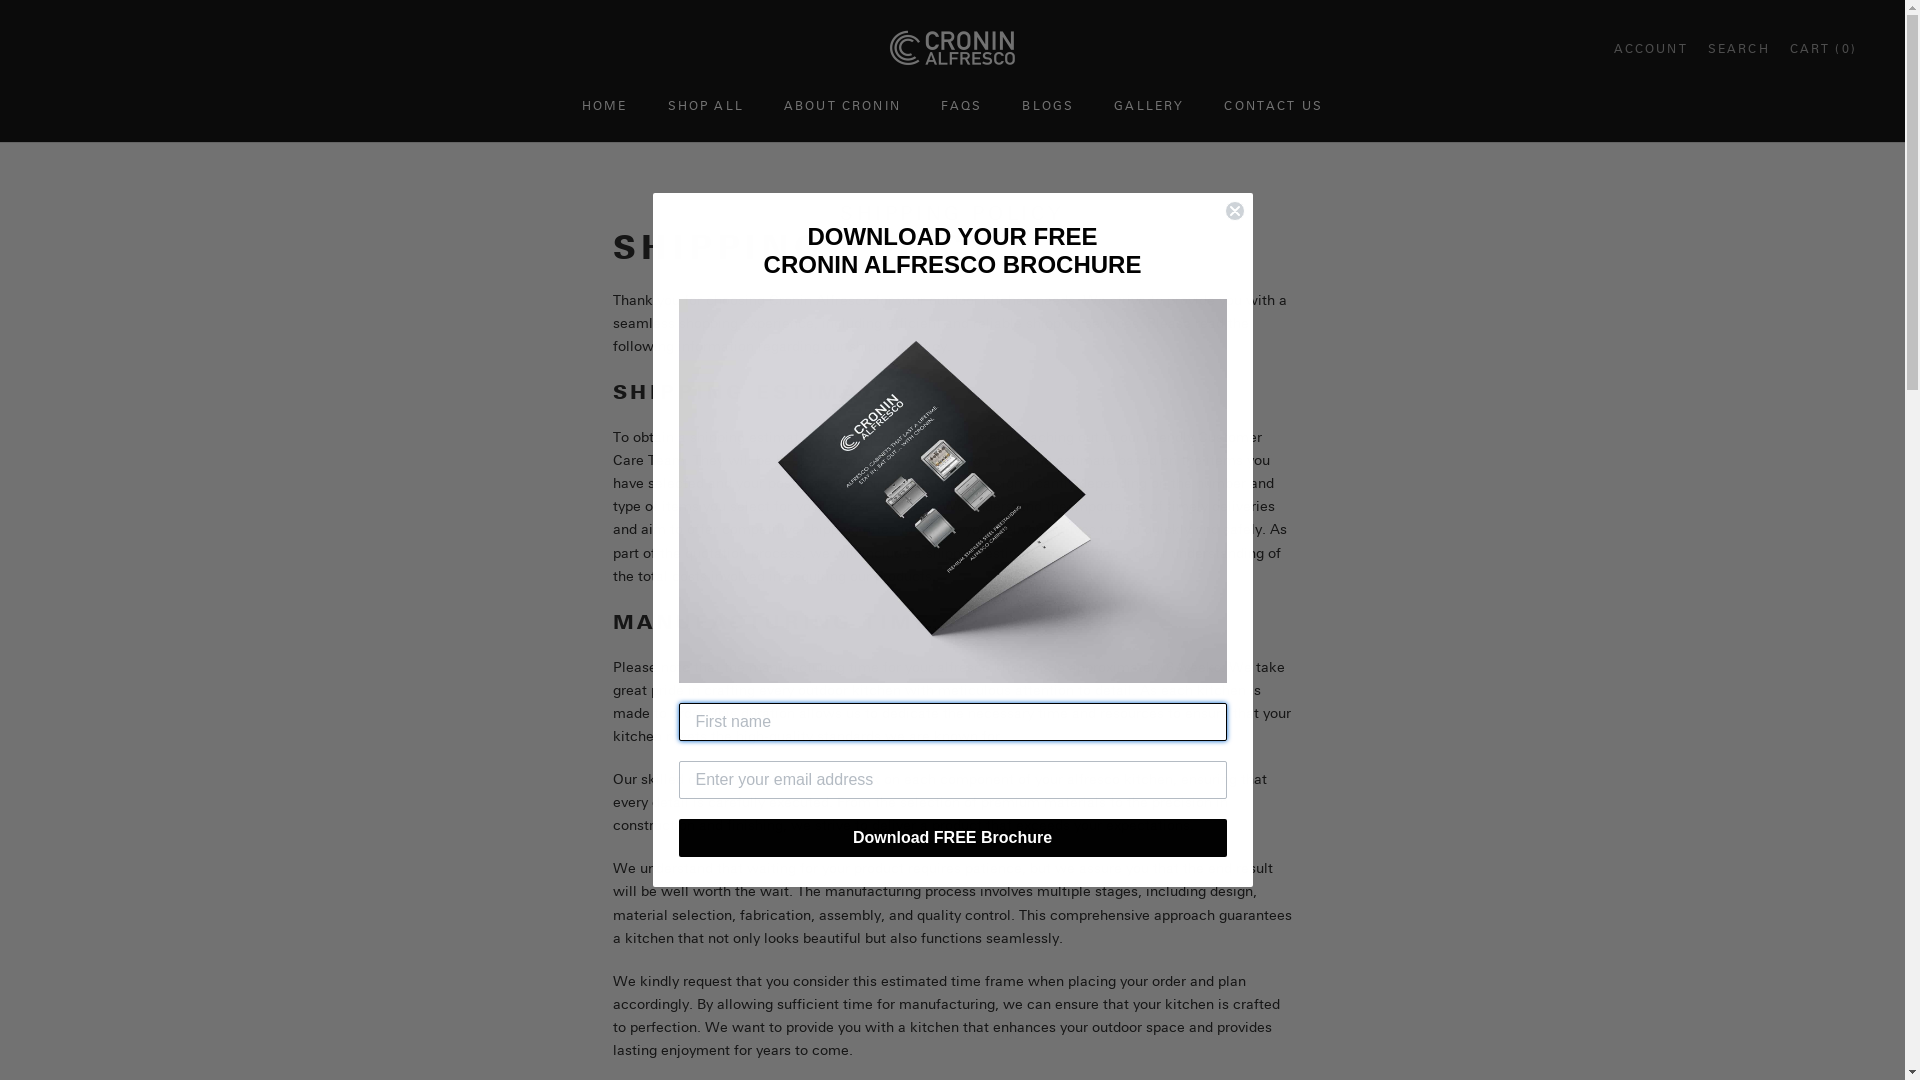  What do you see at coordinates (1232, 211) in the screenshot?
I see `'Close dialog 1'` at bounding box center [1232, 211].